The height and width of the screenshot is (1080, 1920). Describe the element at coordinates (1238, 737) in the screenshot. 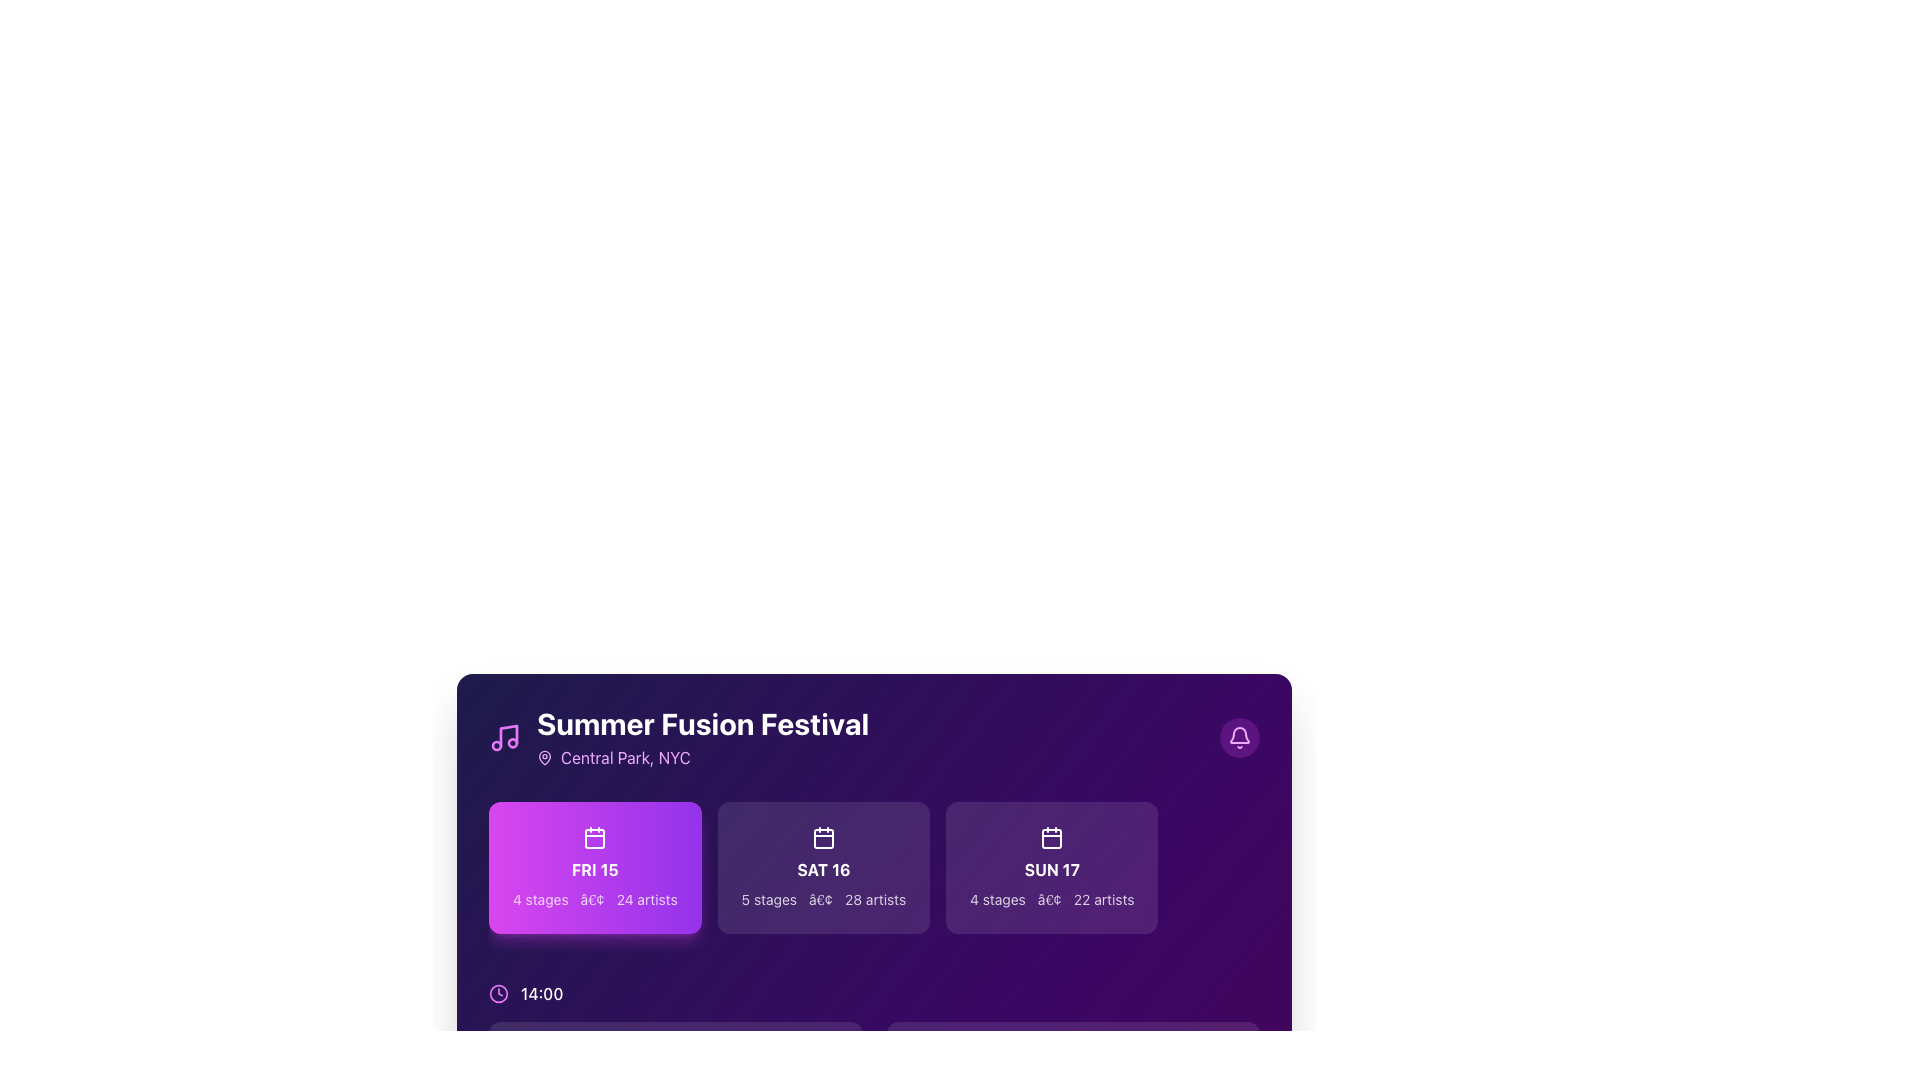

I see `the outlined bell icon, which is styled with a rounded design and light purple color, located in the top-right corner of the circular button within the festival information card` at that location.